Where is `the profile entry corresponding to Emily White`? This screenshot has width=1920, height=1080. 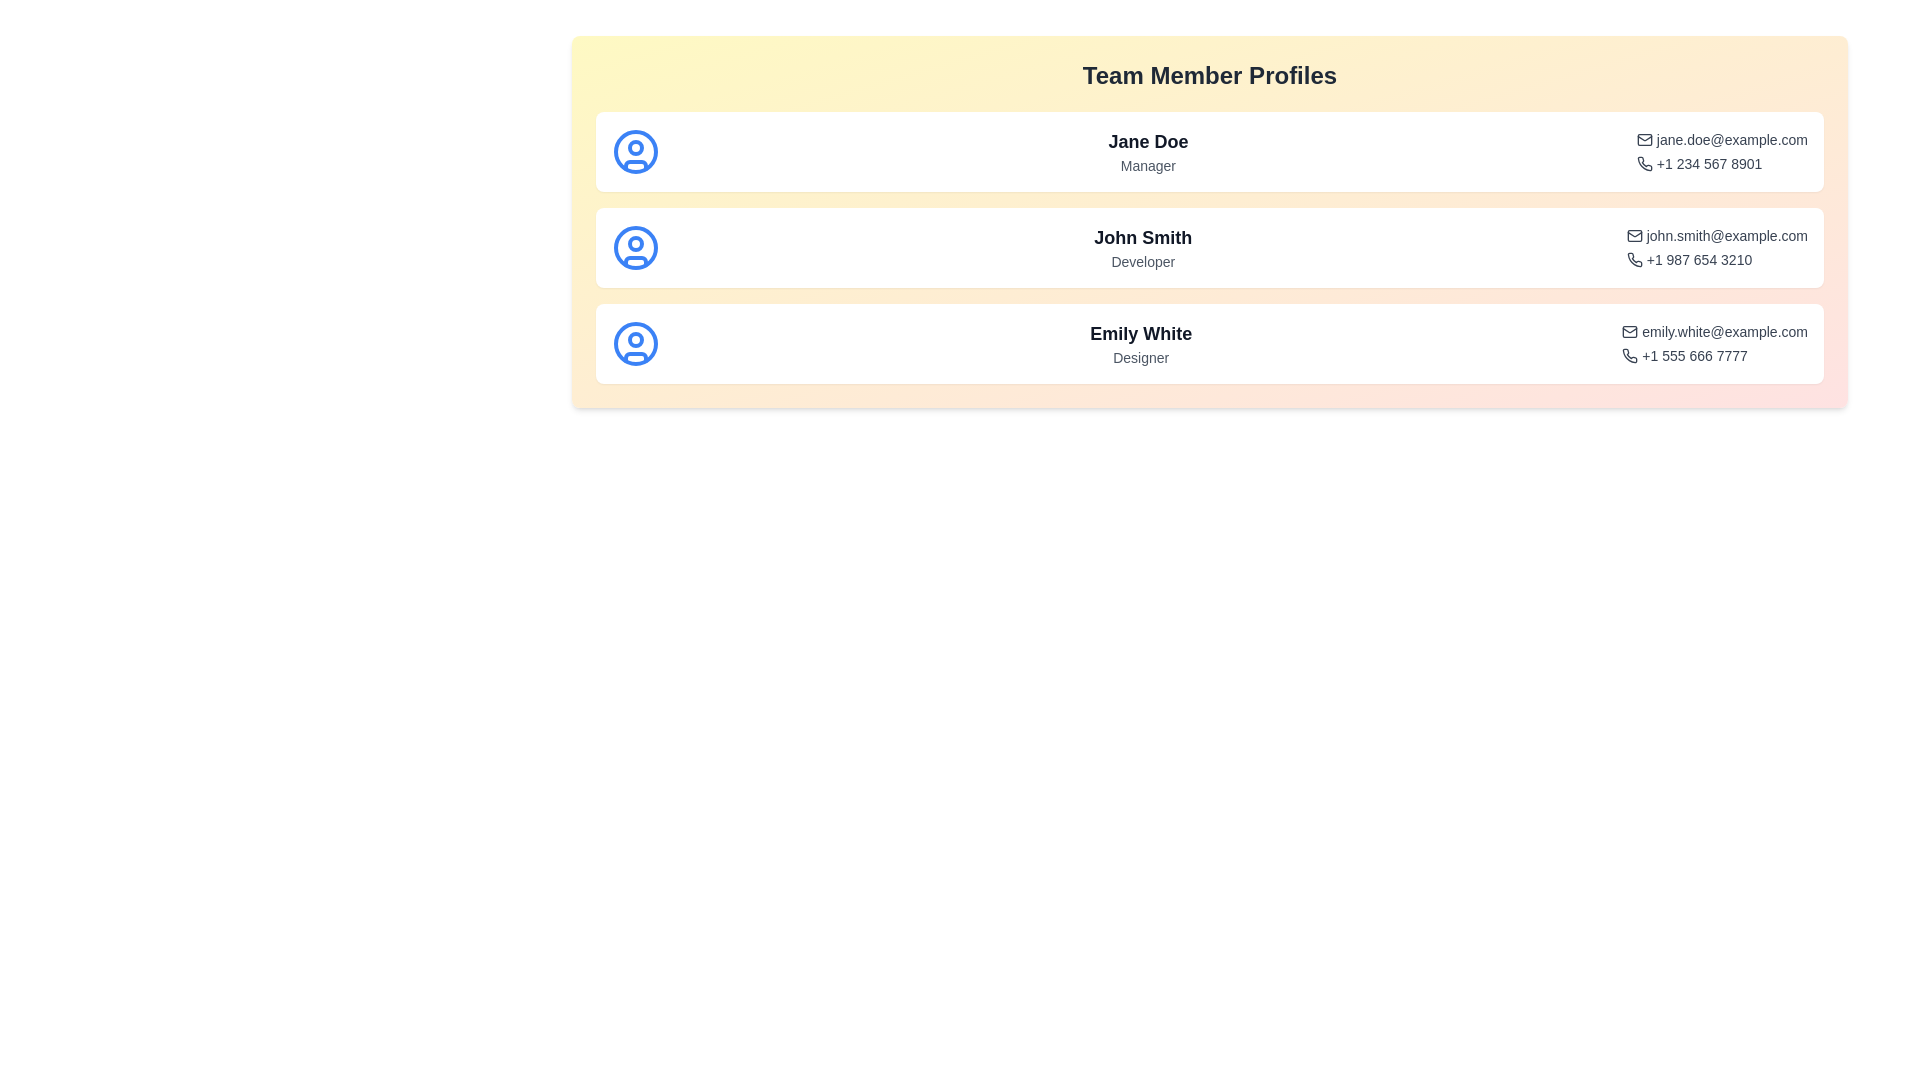 the profile entry corresponding to Emily White is located at coordinates (1208, 342).